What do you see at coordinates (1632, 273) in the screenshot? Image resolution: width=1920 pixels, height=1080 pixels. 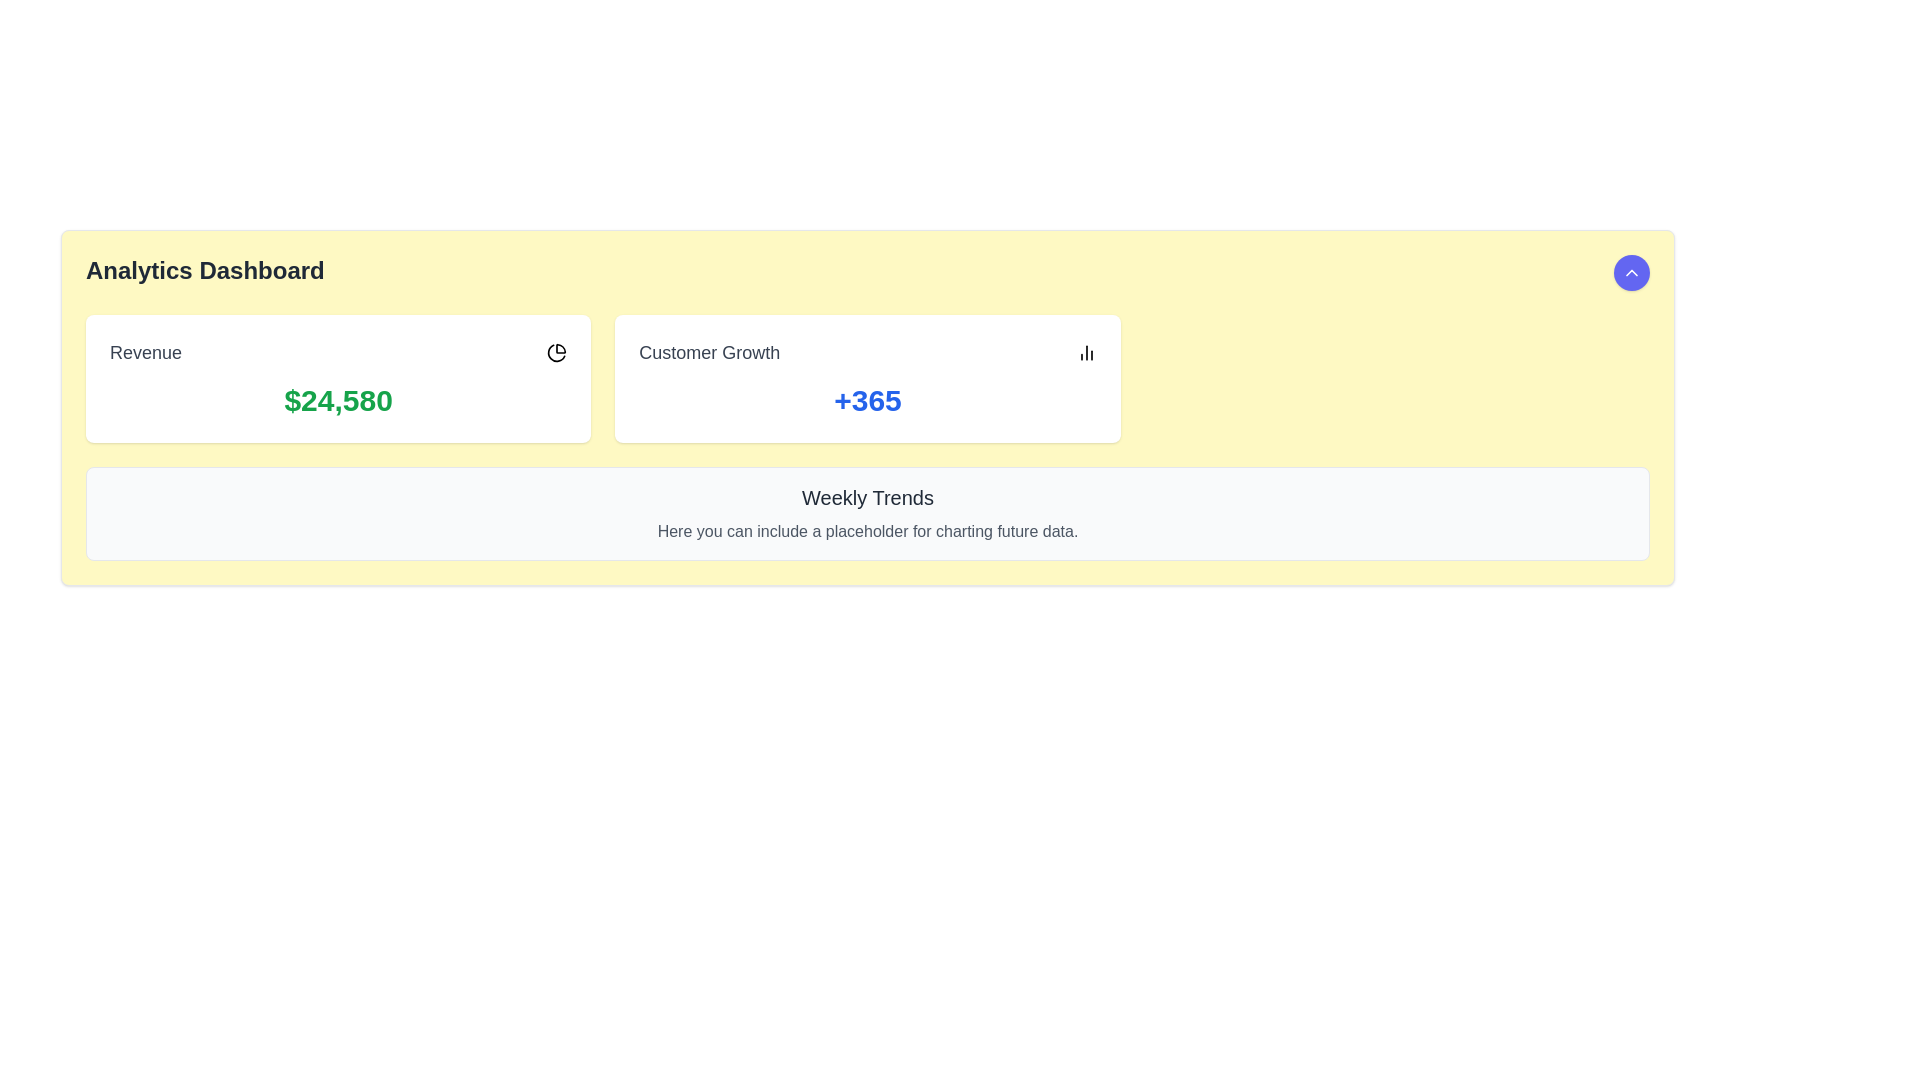 I see `the upward-pointing chevron-shaped icon, which is the only icon within a circular button located in the top-right corner of the interface` at bounding box center [1632, 273].